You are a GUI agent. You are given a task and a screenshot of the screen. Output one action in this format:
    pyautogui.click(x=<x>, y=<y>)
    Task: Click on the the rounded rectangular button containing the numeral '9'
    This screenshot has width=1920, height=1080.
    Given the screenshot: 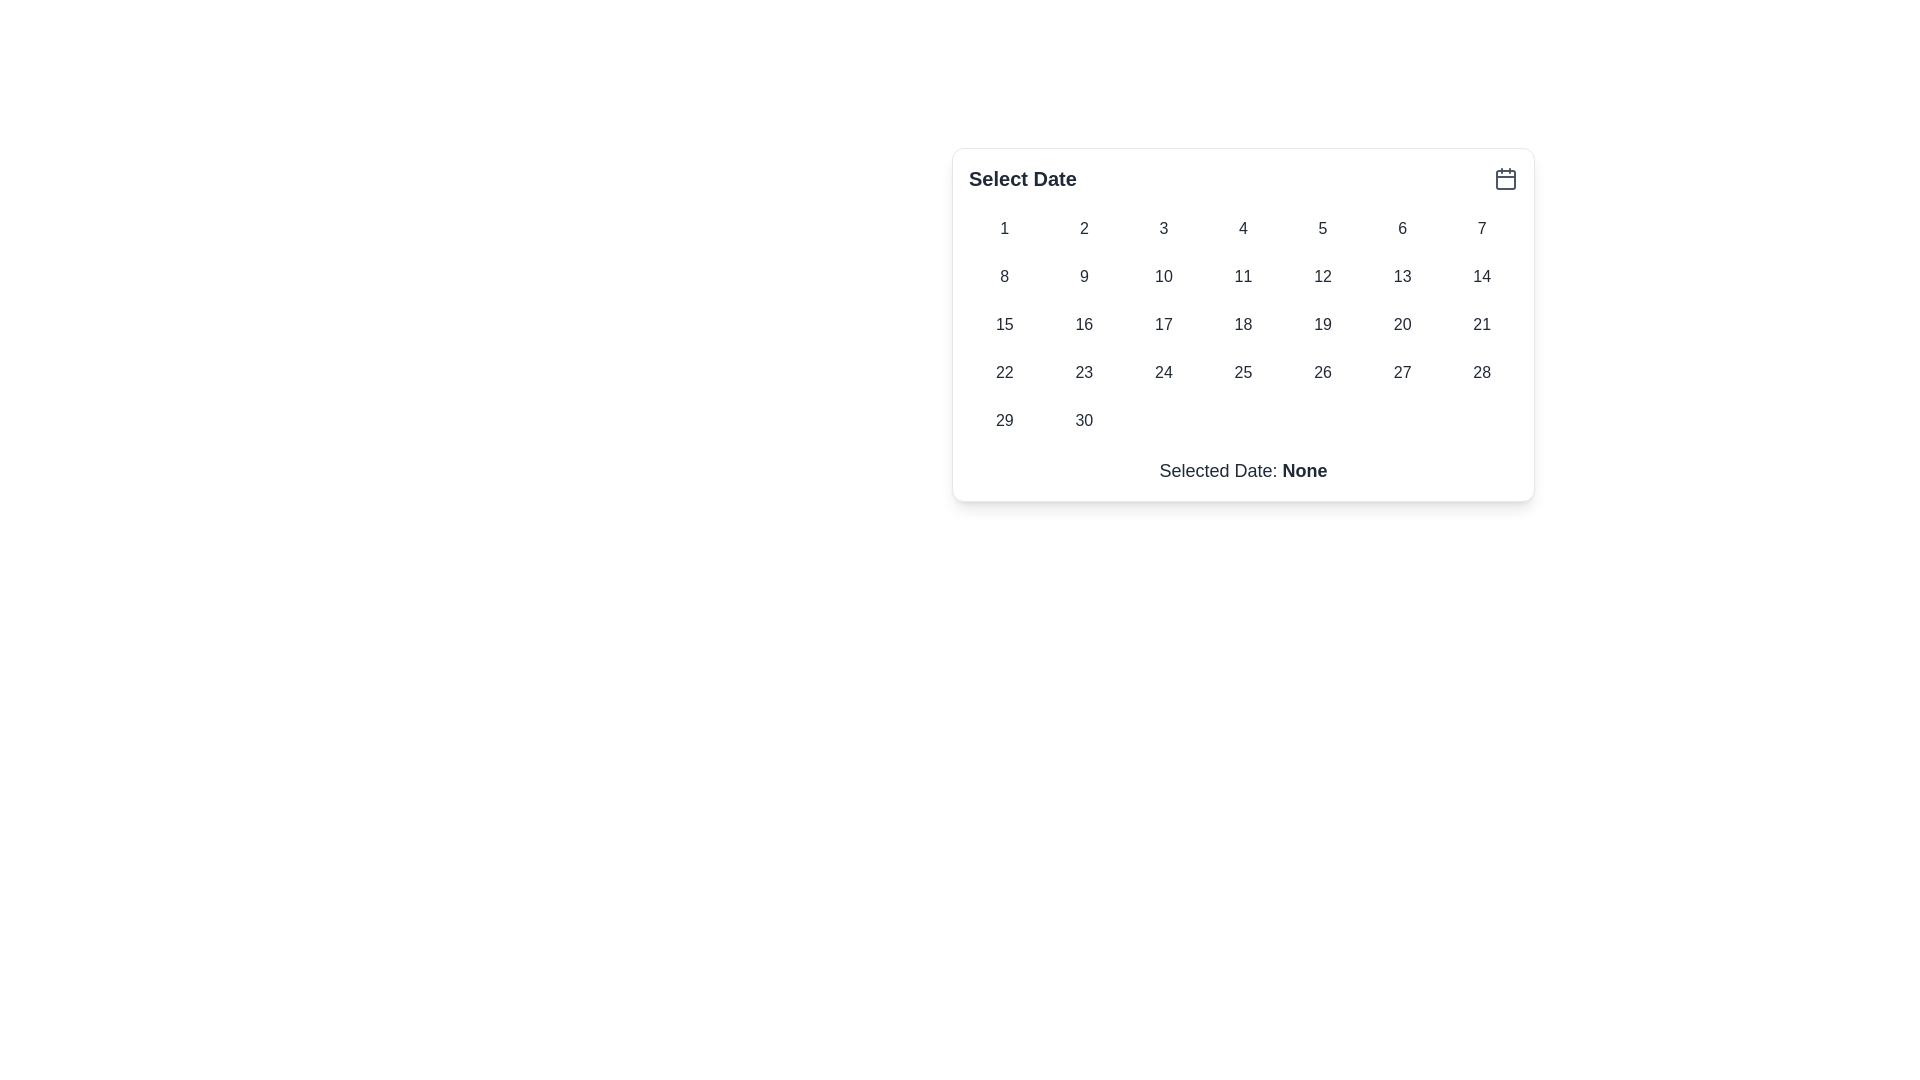 What is the action you would take?
    pyautogui.click(x=1083, y=277)
    